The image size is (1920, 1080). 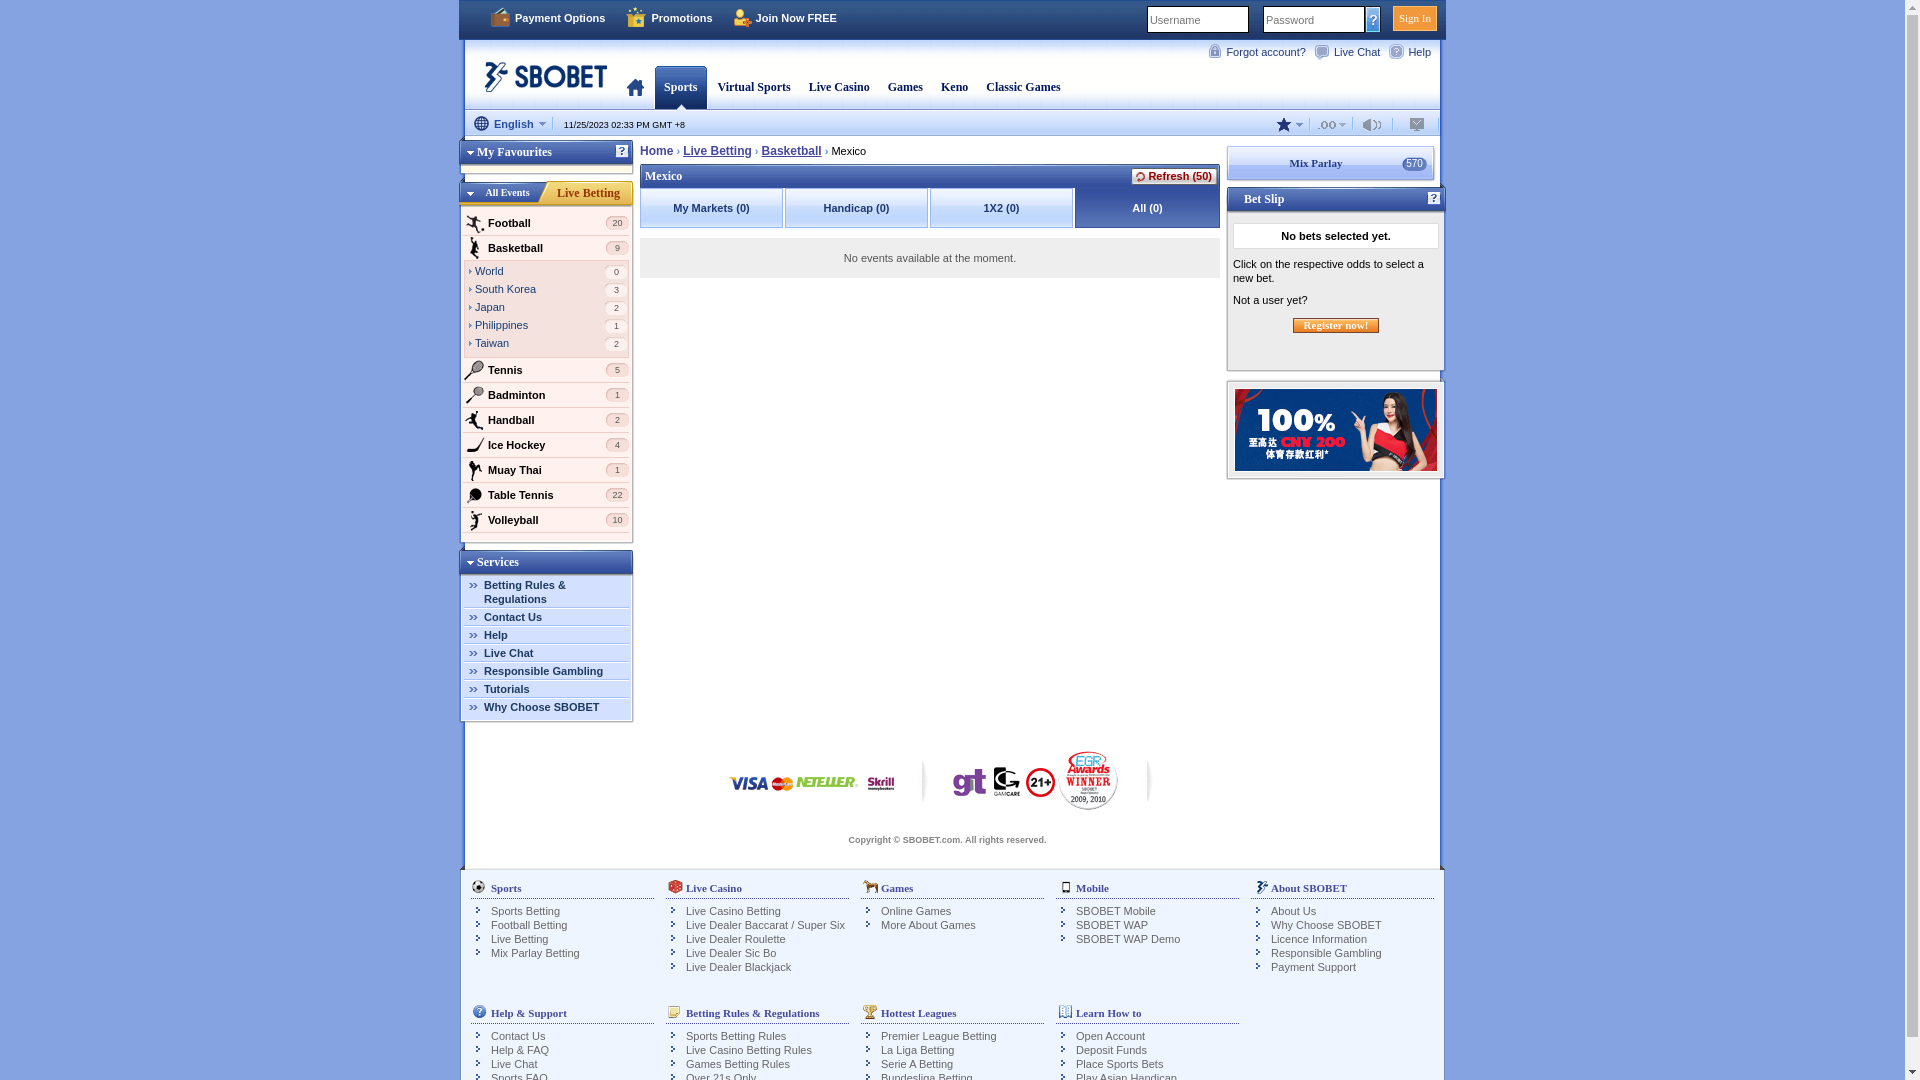 What do you see at coordinates (953, 86) in the screenshot?
I see `'Keno'` at bounding box center [953, 86].